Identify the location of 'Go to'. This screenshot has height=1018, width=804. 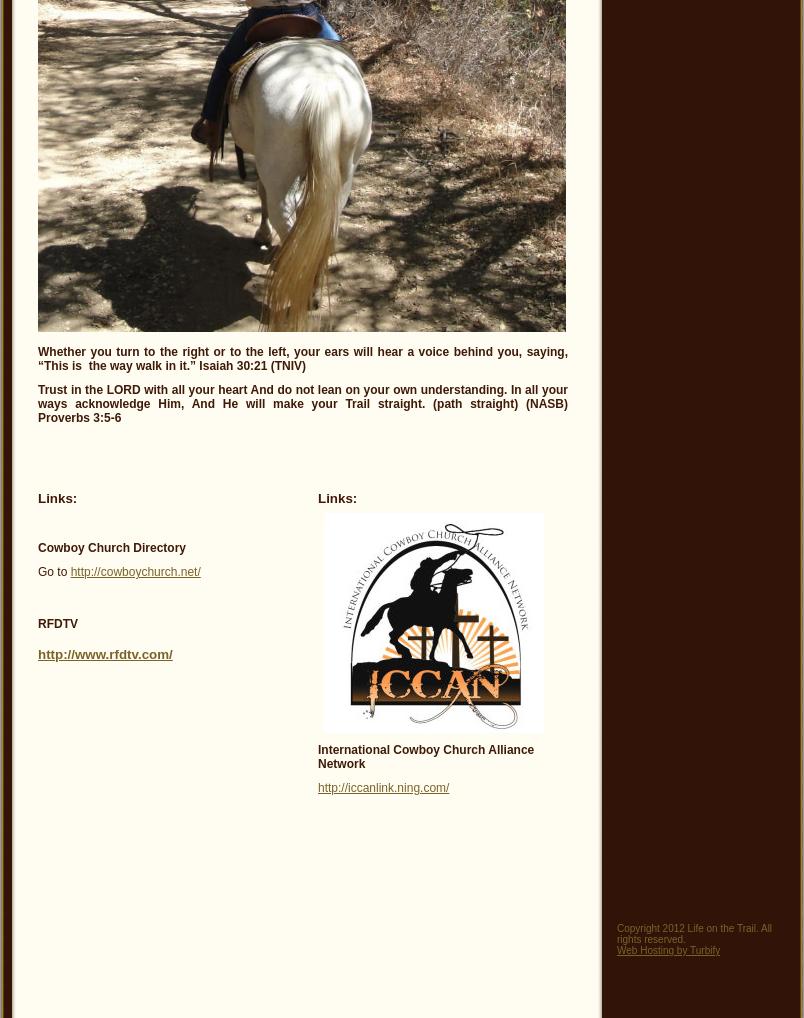
(53, 572).